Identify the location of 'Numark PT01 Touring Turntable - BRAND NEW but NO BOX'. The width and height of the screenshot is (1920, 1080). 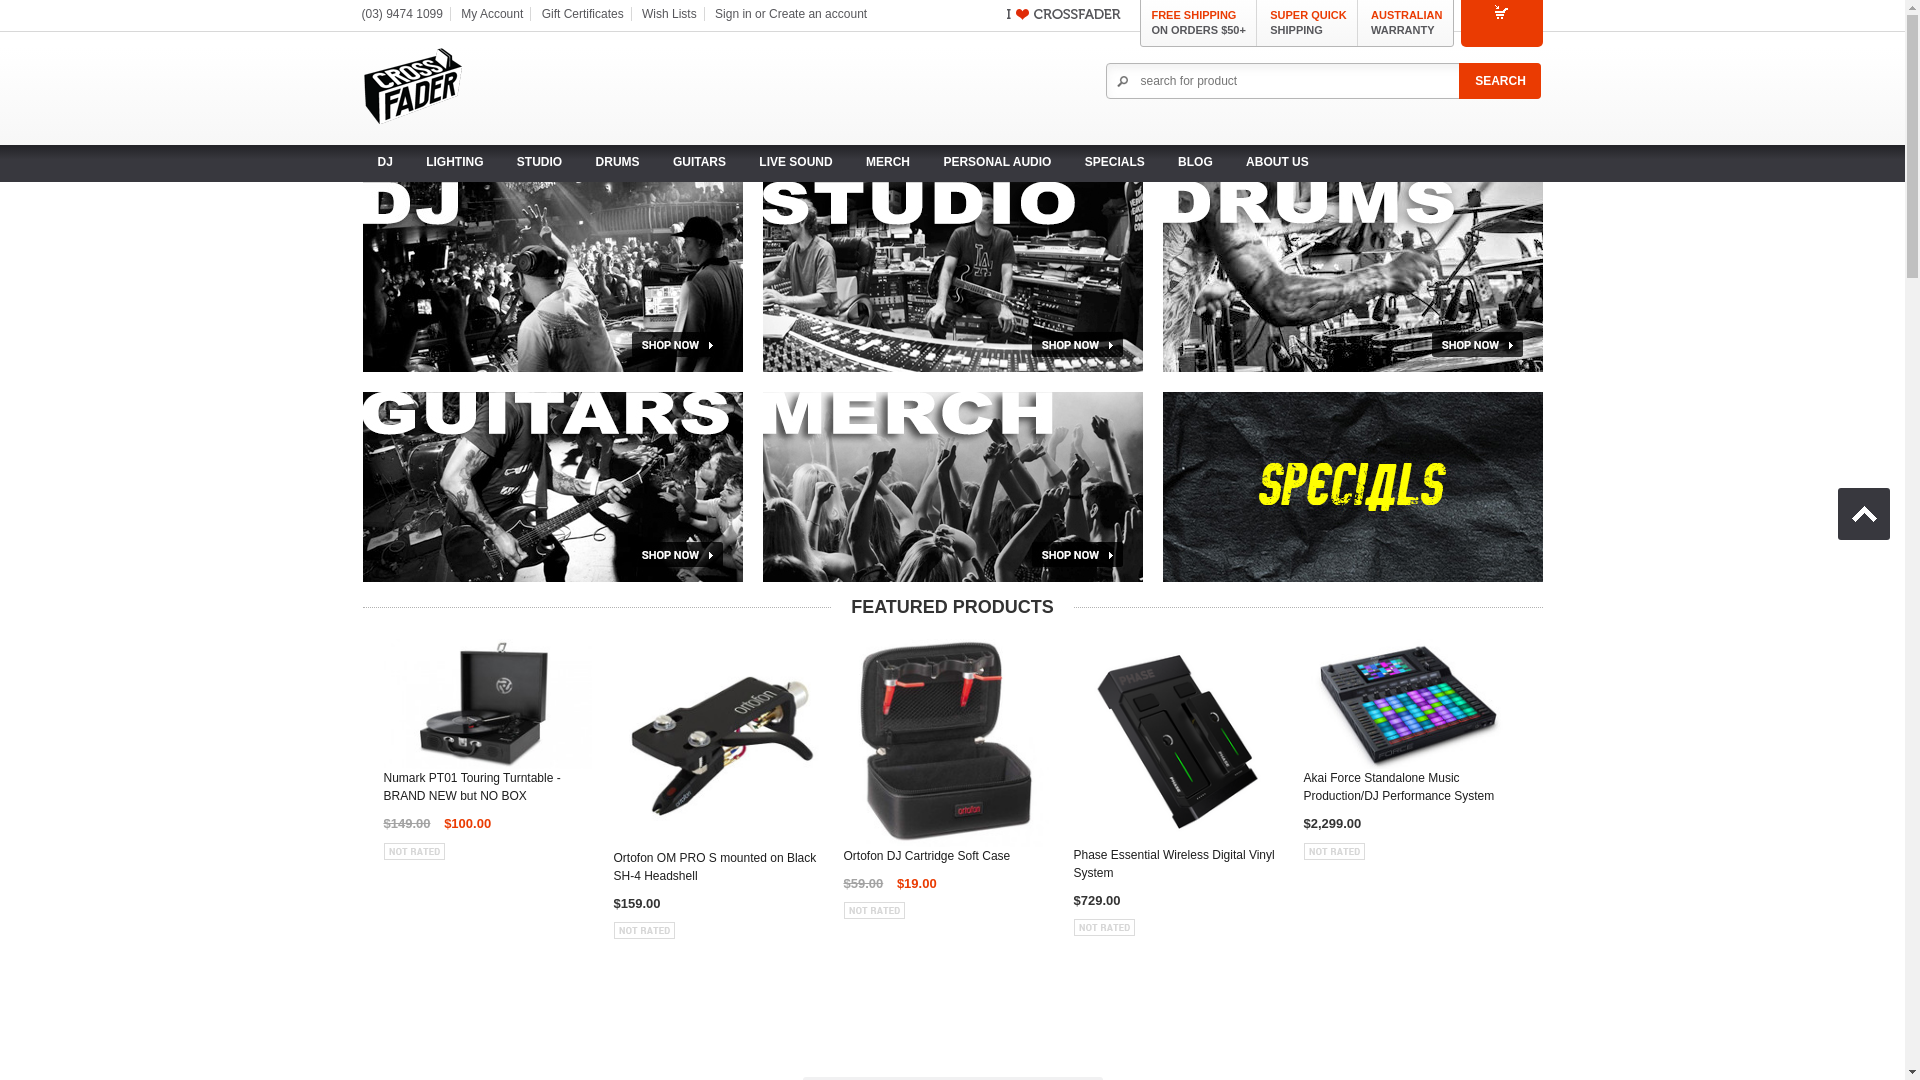
(488, 790).